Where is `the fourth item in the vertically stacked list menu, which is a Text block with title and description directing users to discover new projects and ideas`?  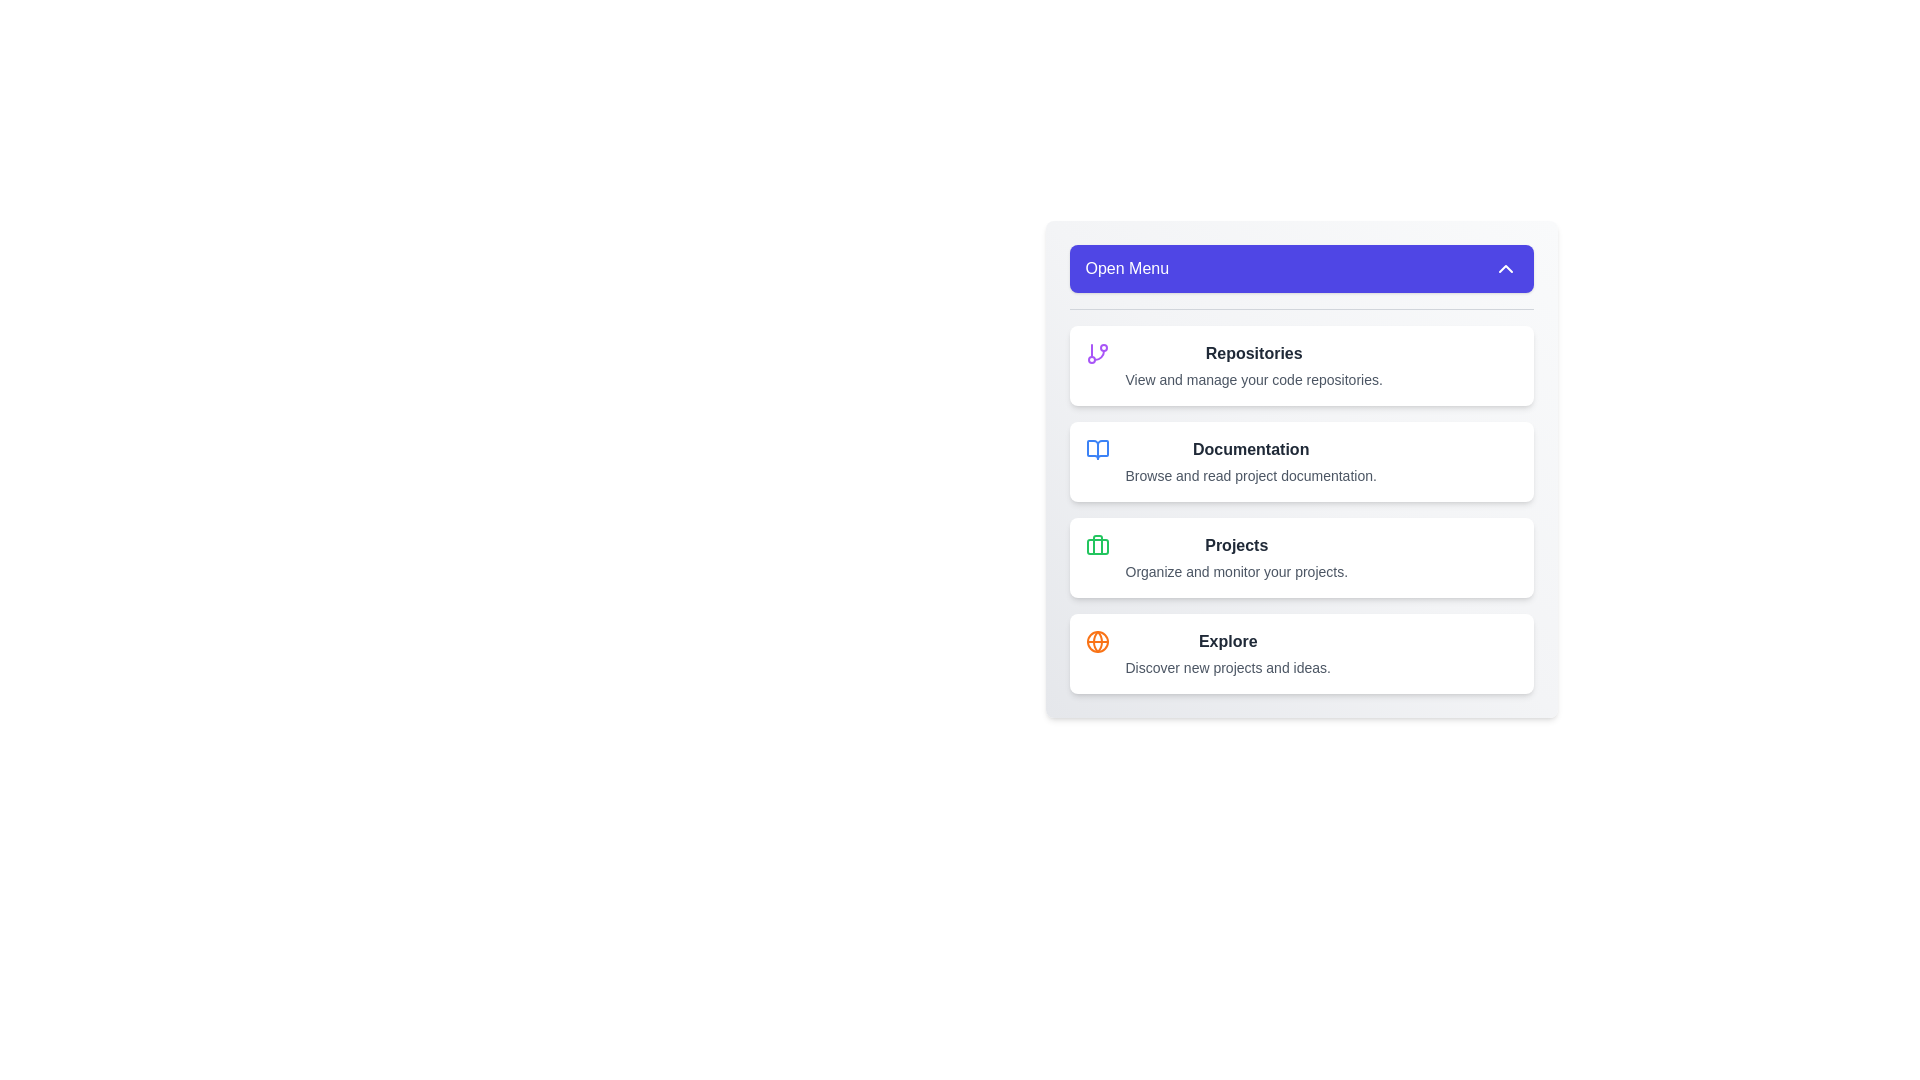 the fourth item in the vertically stacked list menu, which is a Text block with title and description directing users to discover new projects and ideas is located at coordinates (1227, 654).